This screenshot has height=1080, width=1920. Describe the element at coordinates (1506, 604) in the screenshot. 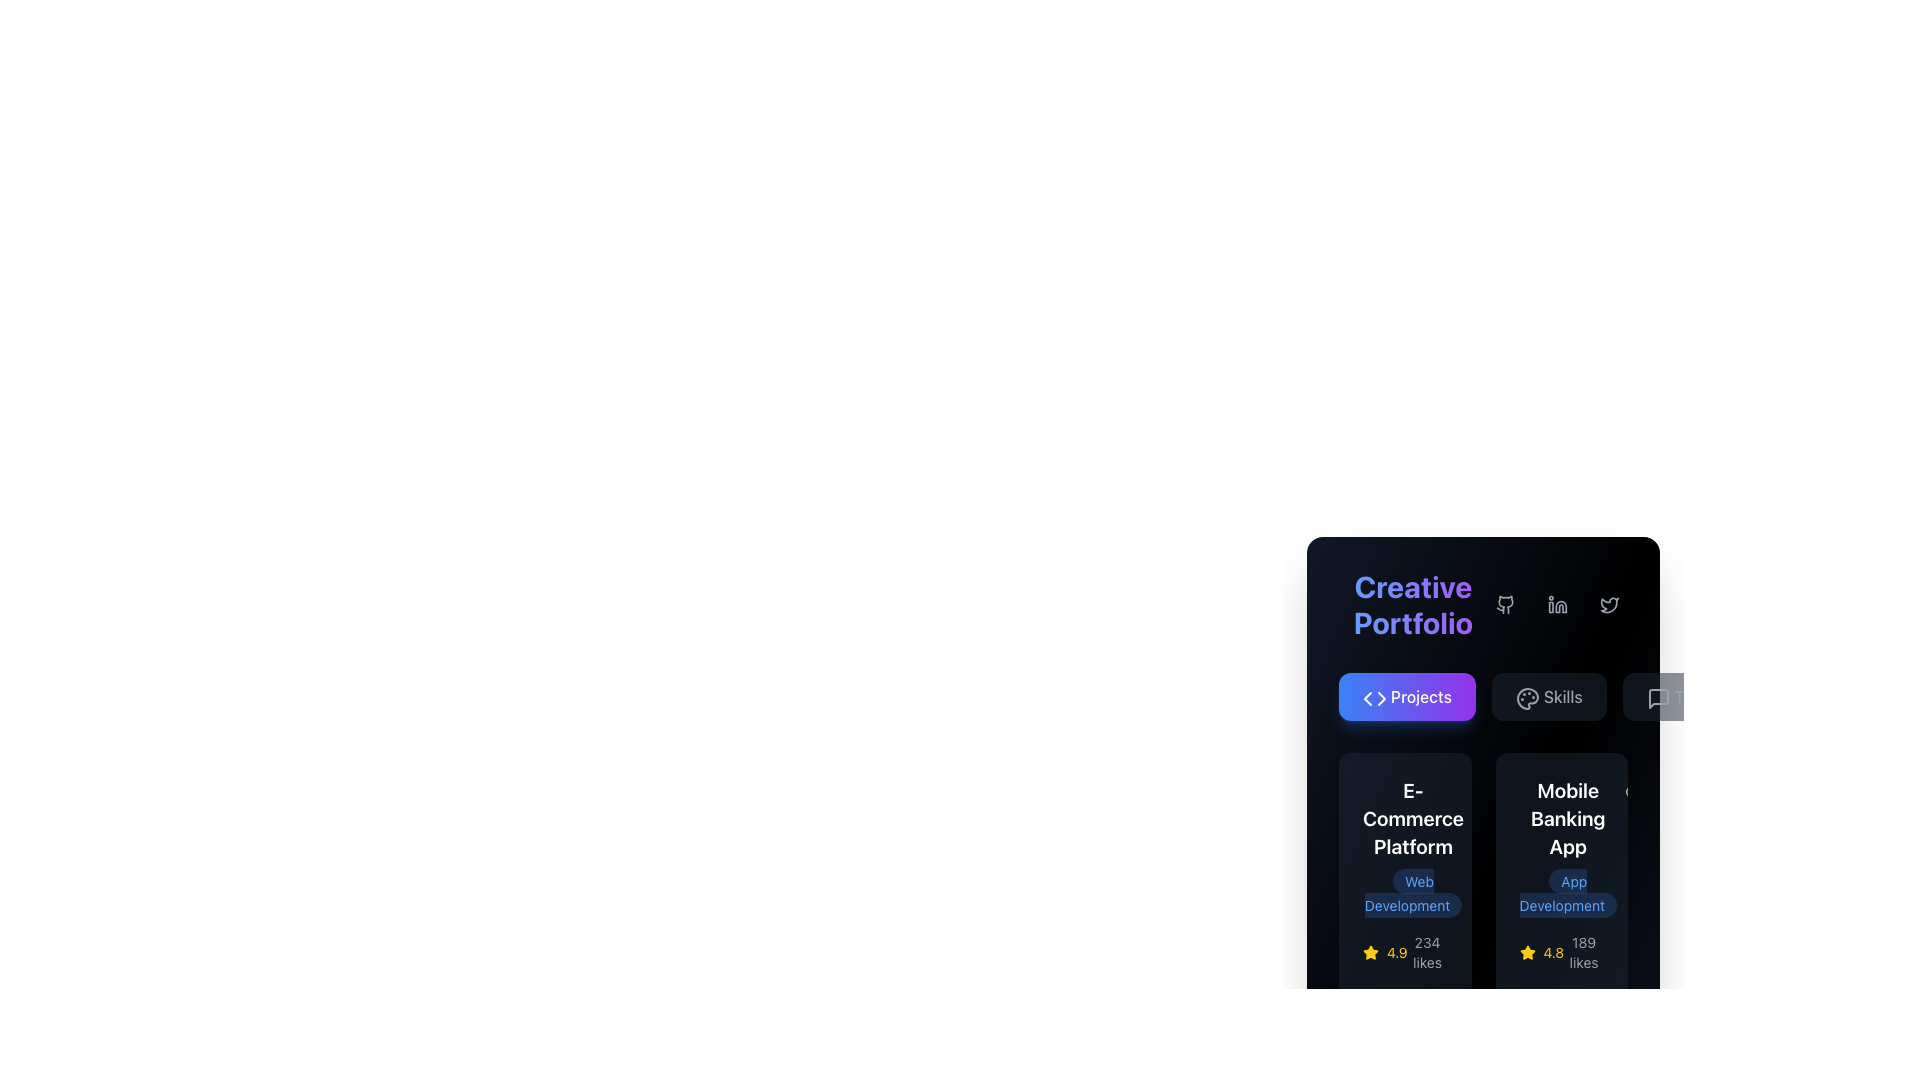

I see `the first icon button located to the immediate right of the 'Creative Portfolio' title` at that location.